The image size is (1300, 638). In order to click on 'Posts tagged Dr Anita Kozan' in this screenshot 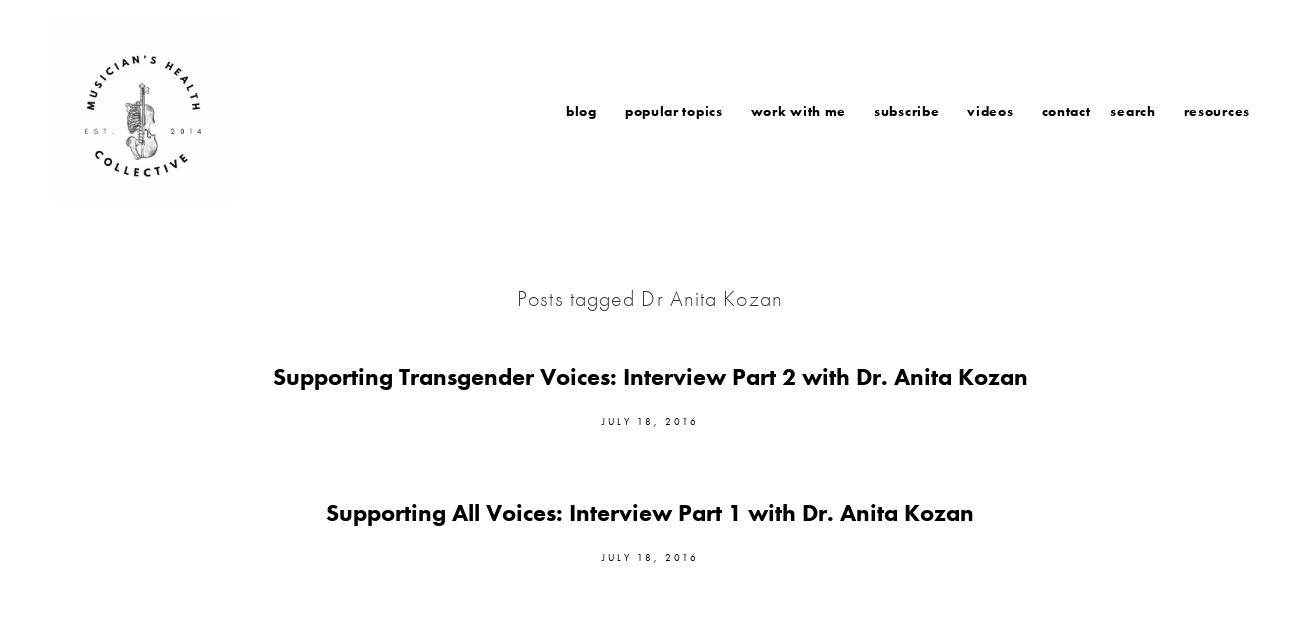, I will do `click(649, 297)`.